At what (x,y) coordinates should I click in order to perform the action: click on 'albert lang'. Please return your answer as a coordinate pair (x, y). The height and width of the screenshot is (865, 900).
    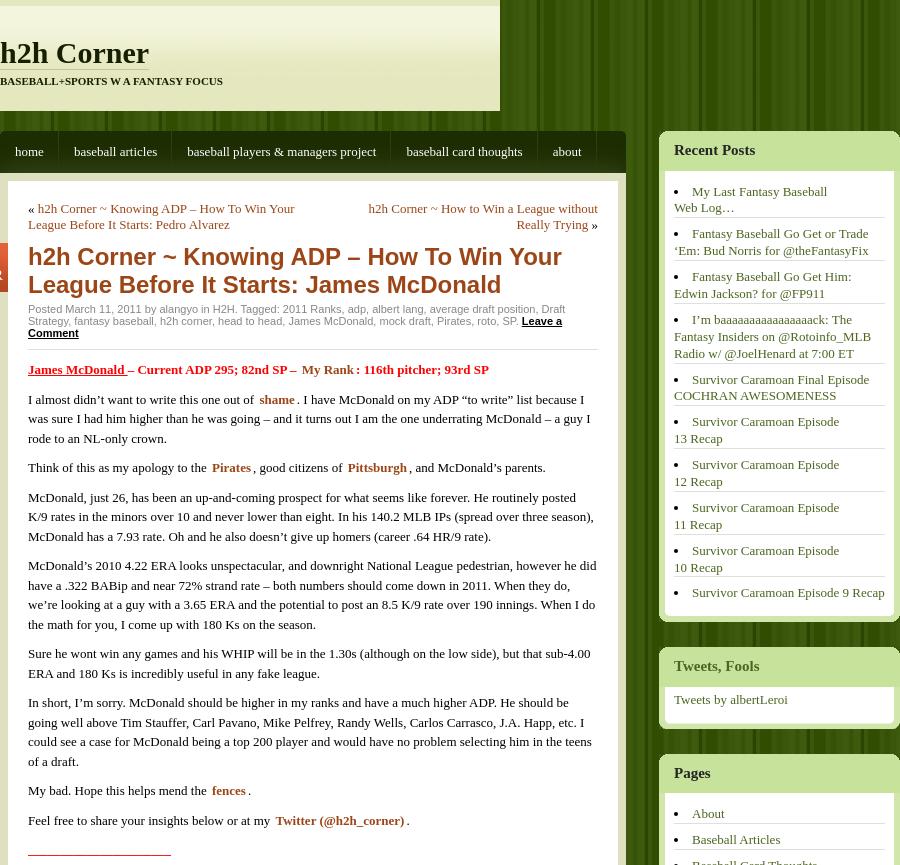
    Looking at the image, I should click on (397, 308).